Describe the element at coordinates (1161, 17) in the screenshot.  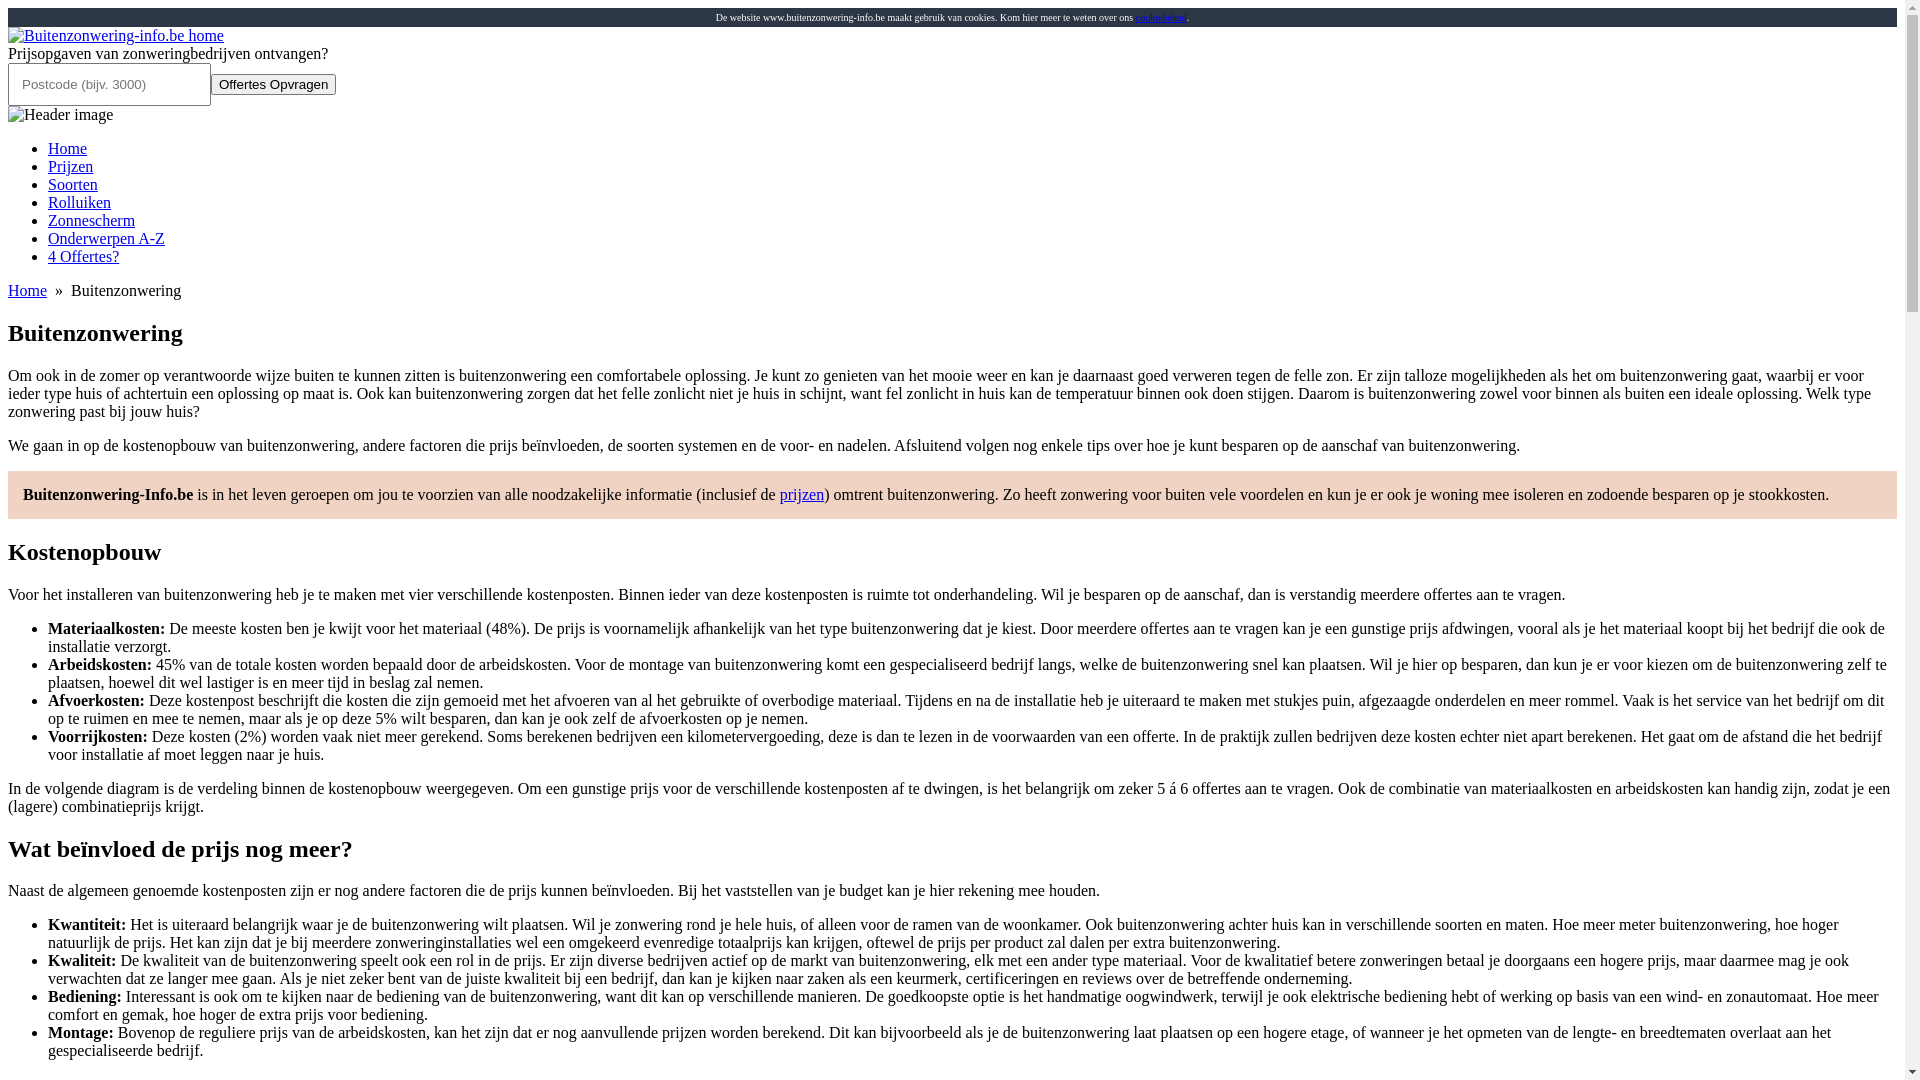
I see `'cookiebeleid'` at that location.